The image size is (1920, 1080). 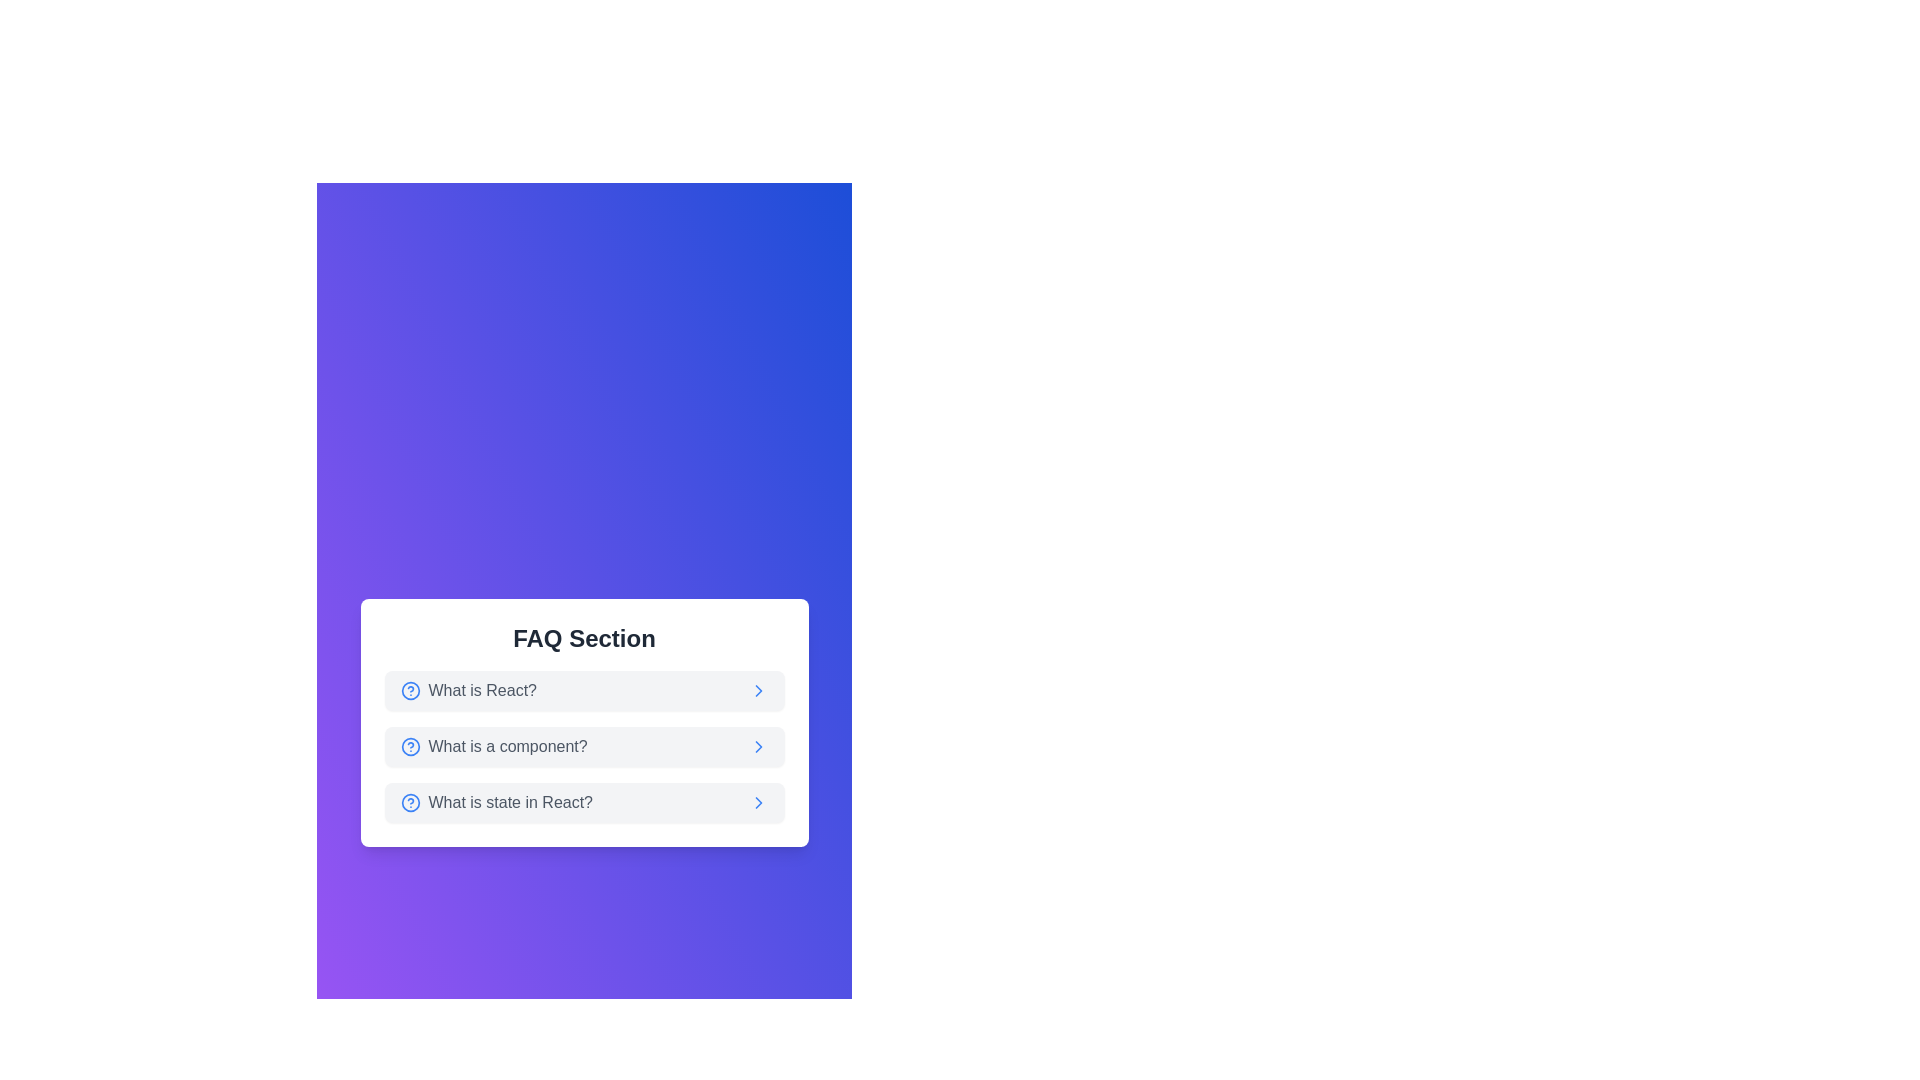 What do you see at coordinates (583, 801) in the screenshot?
I see `the third FAQ entry` at bounding box center [583, 801].